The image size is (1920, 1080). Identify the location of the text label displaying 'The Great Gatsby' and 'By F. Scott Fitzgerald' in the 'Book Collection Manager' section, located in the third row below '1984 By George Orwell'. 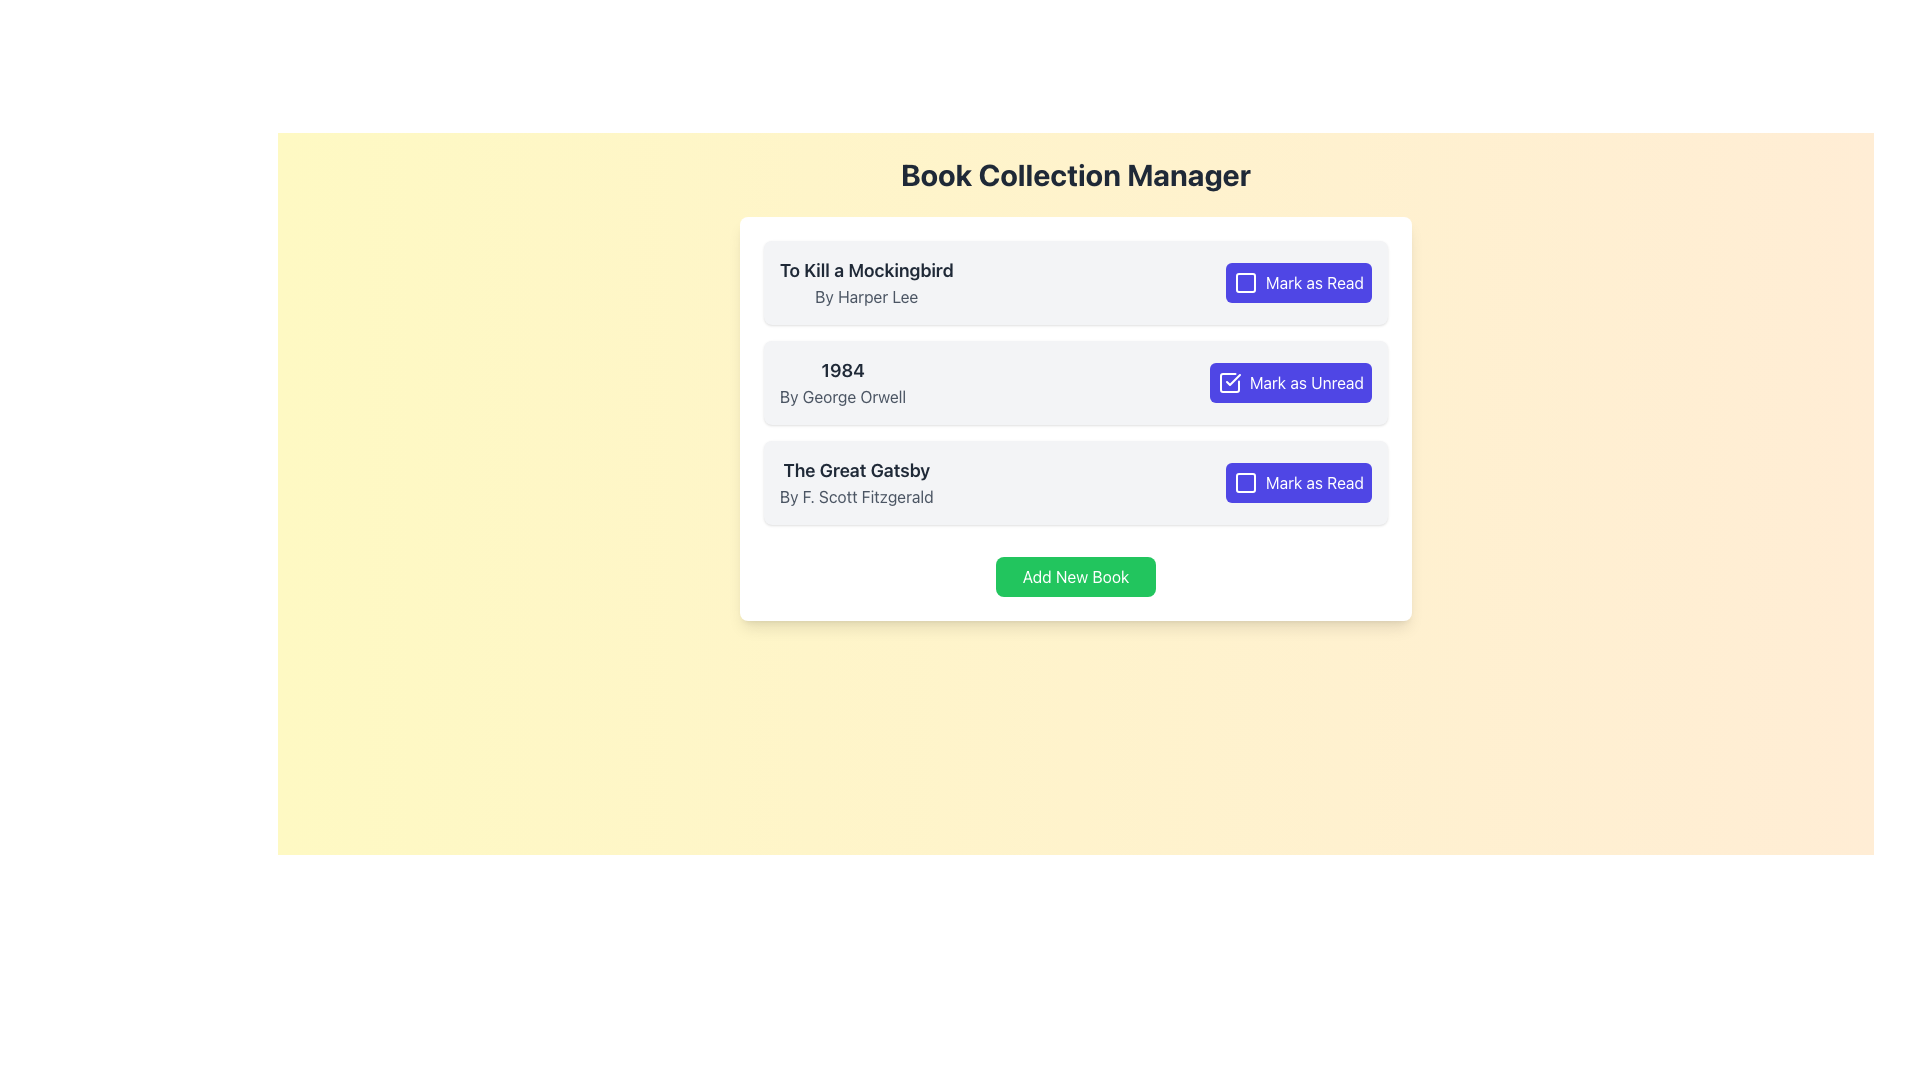
(856, 482).